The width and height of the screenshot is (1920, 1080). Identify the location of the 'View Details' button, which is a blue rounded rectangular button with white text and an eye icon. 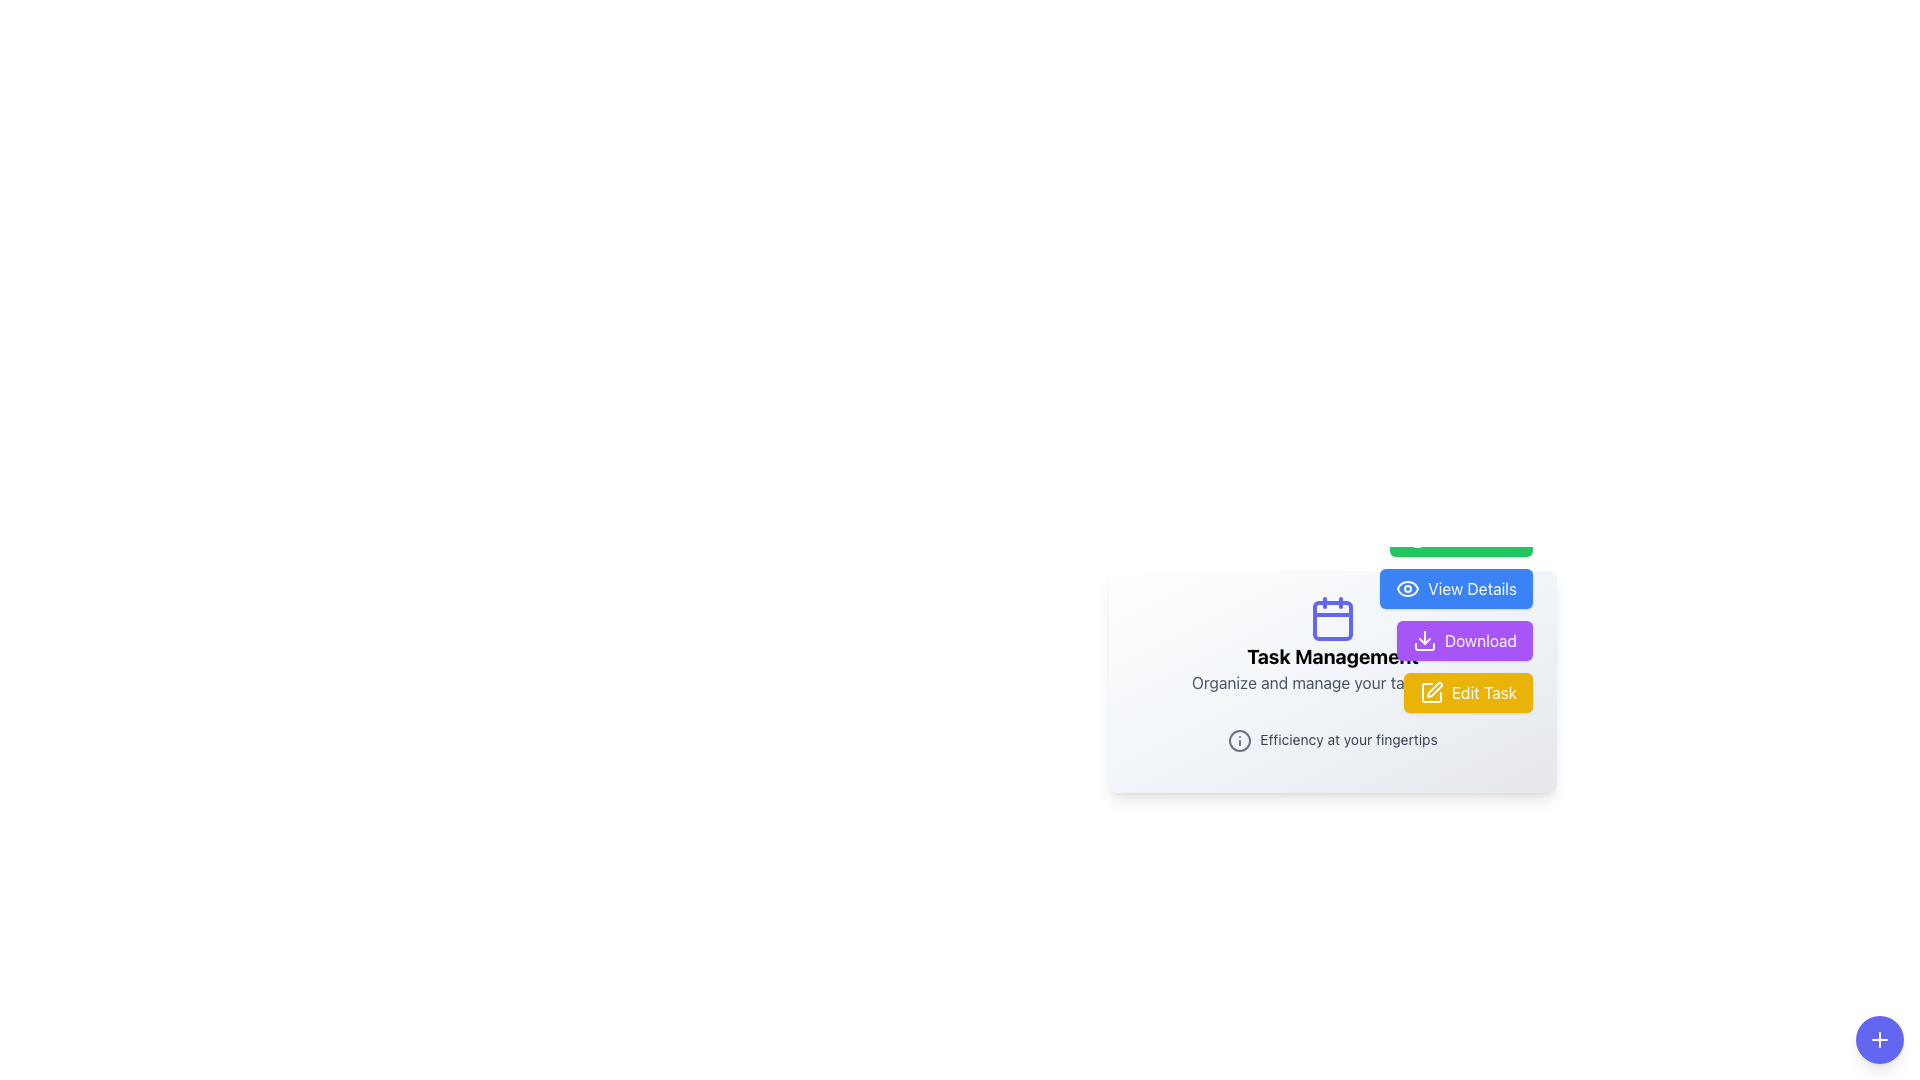
(1456, 587).